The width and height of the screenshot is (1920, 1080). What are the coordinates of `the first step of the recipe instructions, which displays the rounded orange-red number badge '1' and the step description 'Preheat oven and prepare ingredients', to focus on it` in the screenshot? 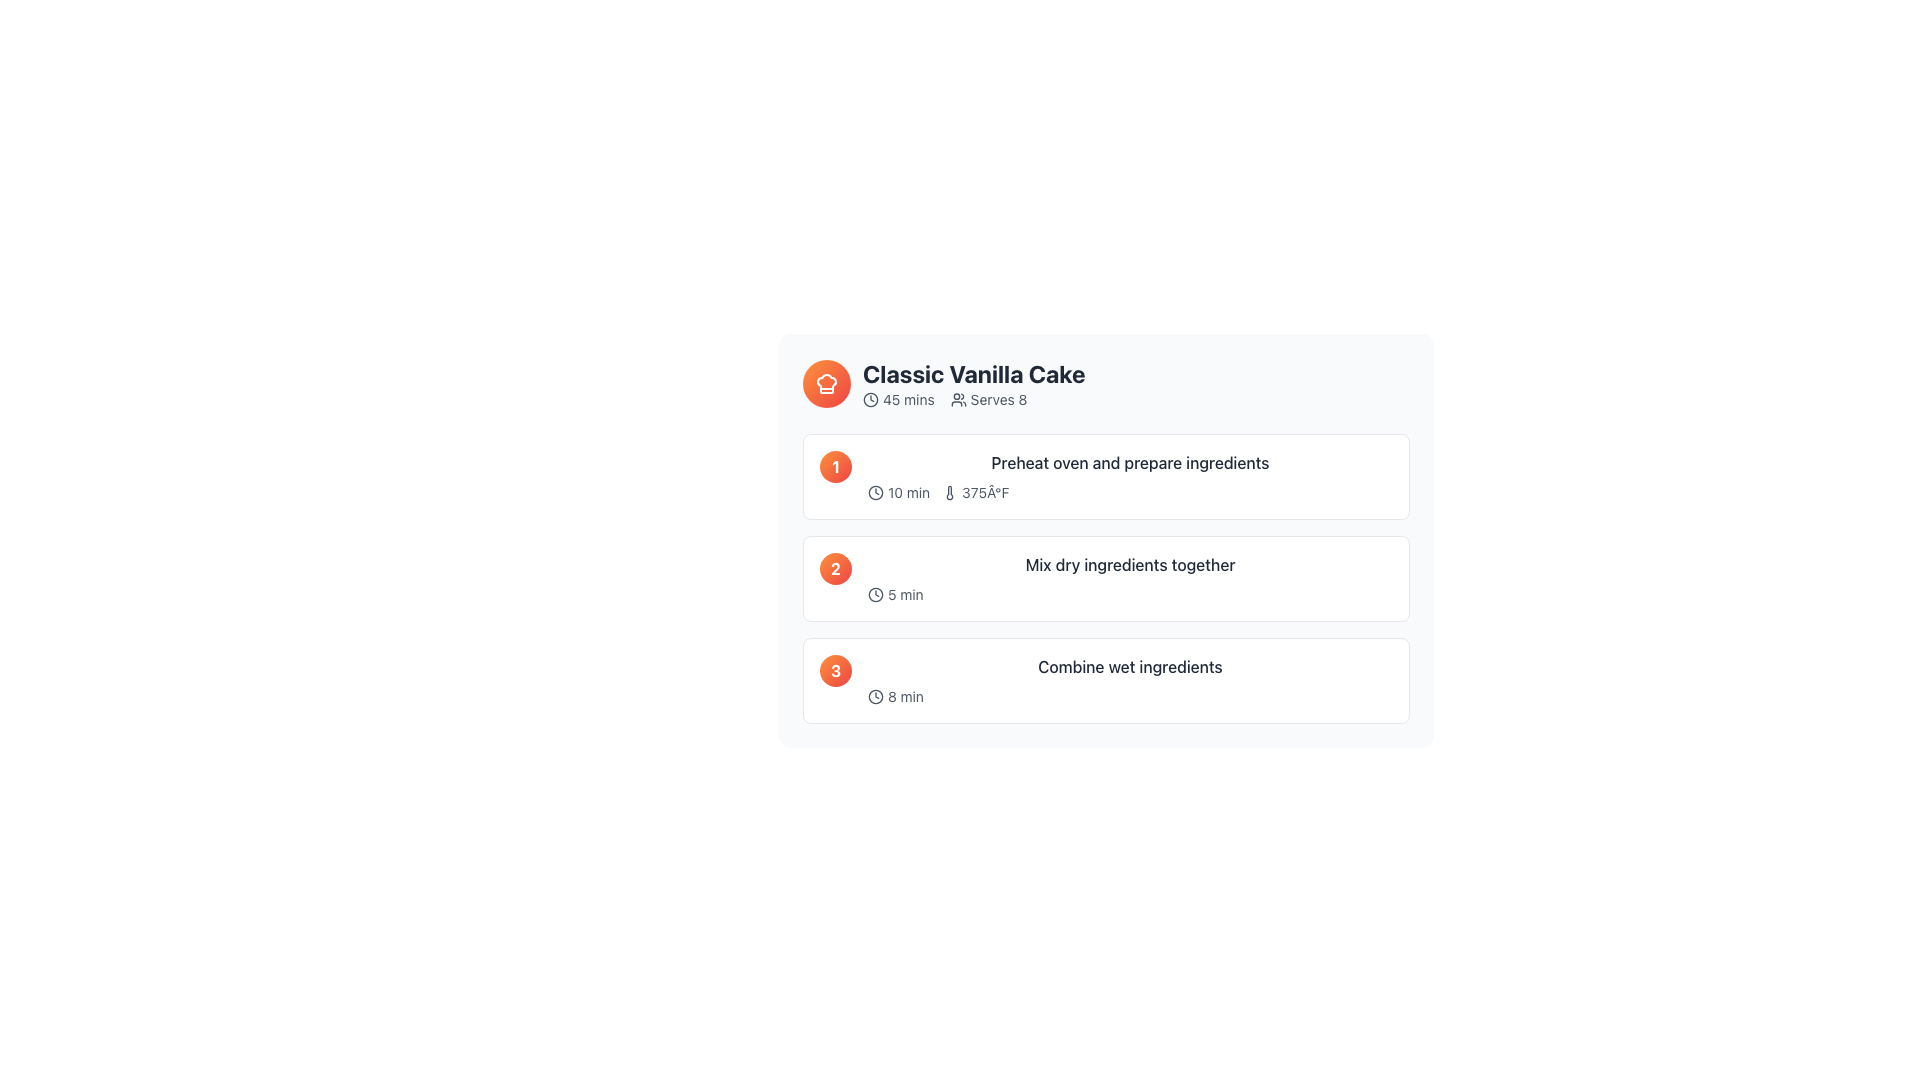 It's located at (1105, 477).